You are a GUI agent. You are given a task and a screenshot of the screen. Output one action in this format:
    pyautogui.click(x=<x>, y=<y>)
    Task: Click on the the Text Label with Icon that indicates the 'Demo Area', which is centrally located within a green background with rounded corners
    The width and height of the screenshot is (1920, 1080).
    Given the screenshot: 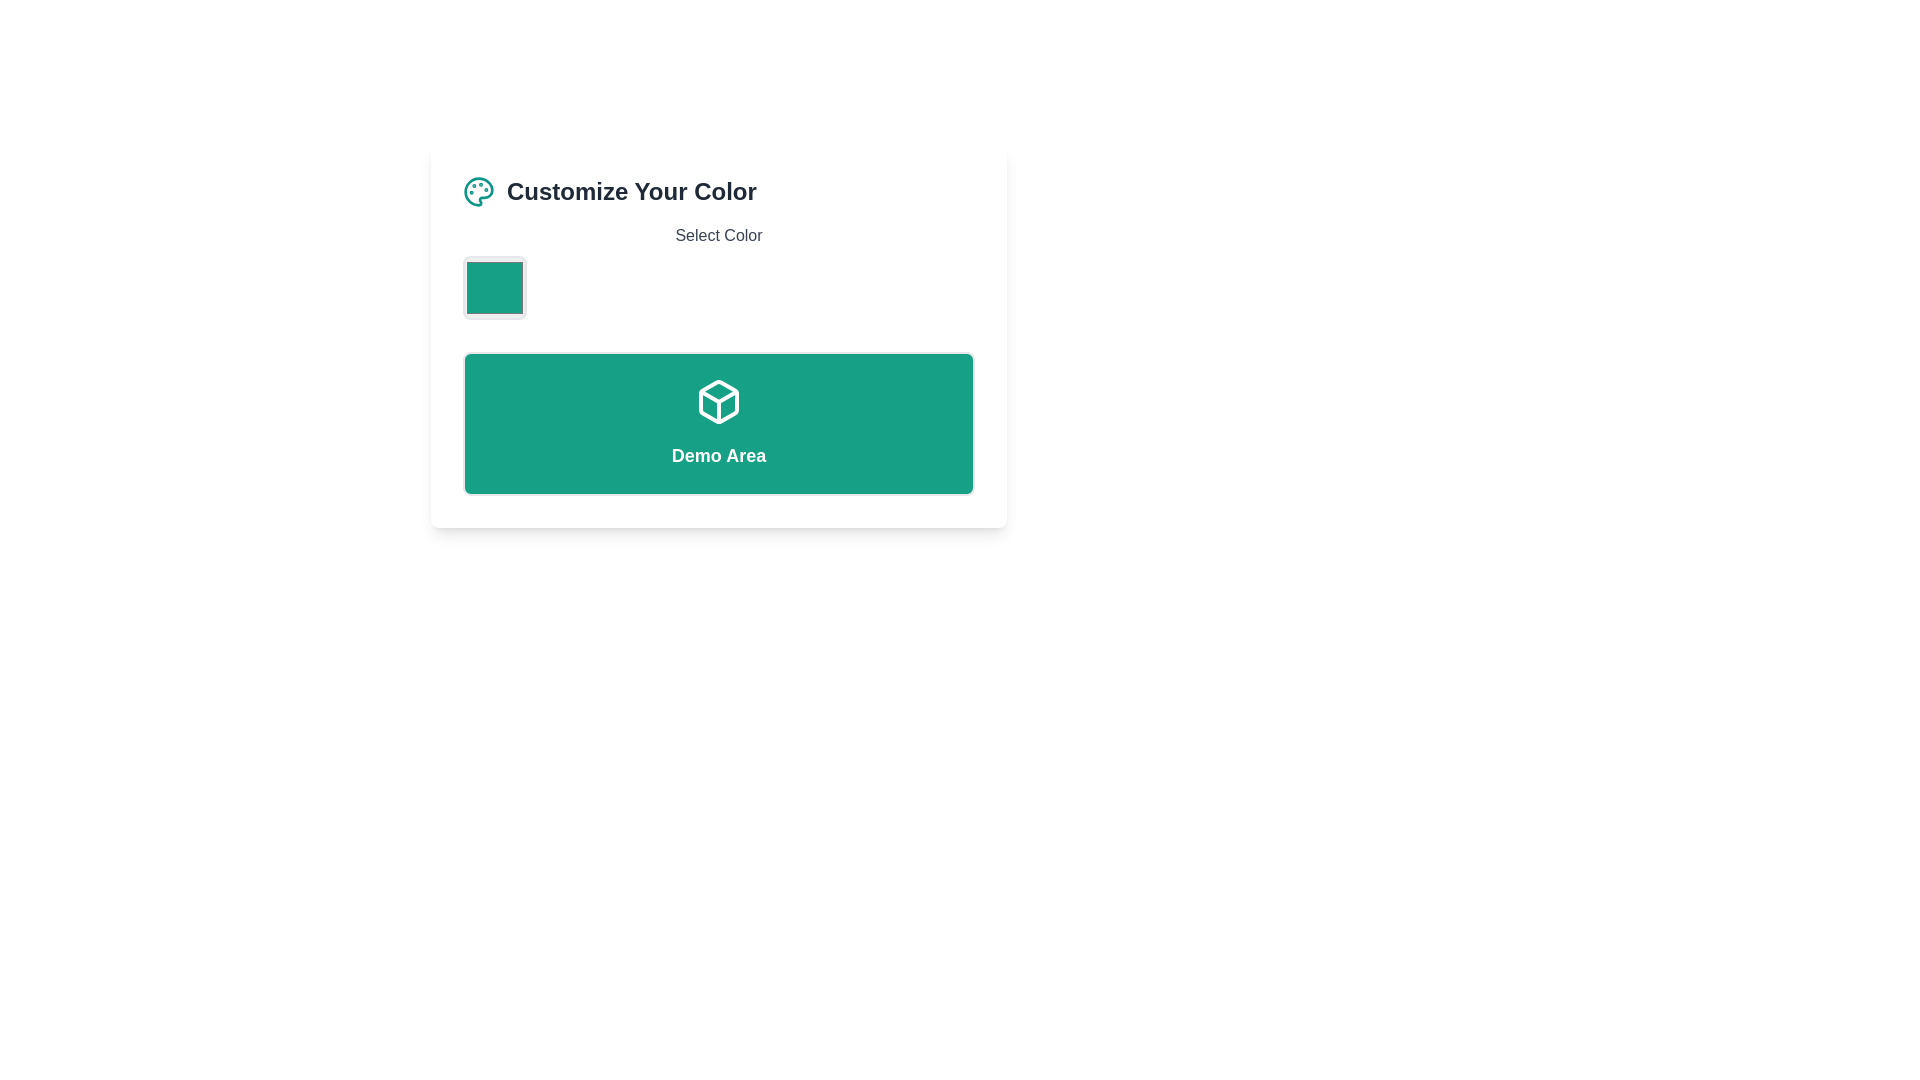 What is the action you would take?
    pyautogui.click(x=719, y=423)
    